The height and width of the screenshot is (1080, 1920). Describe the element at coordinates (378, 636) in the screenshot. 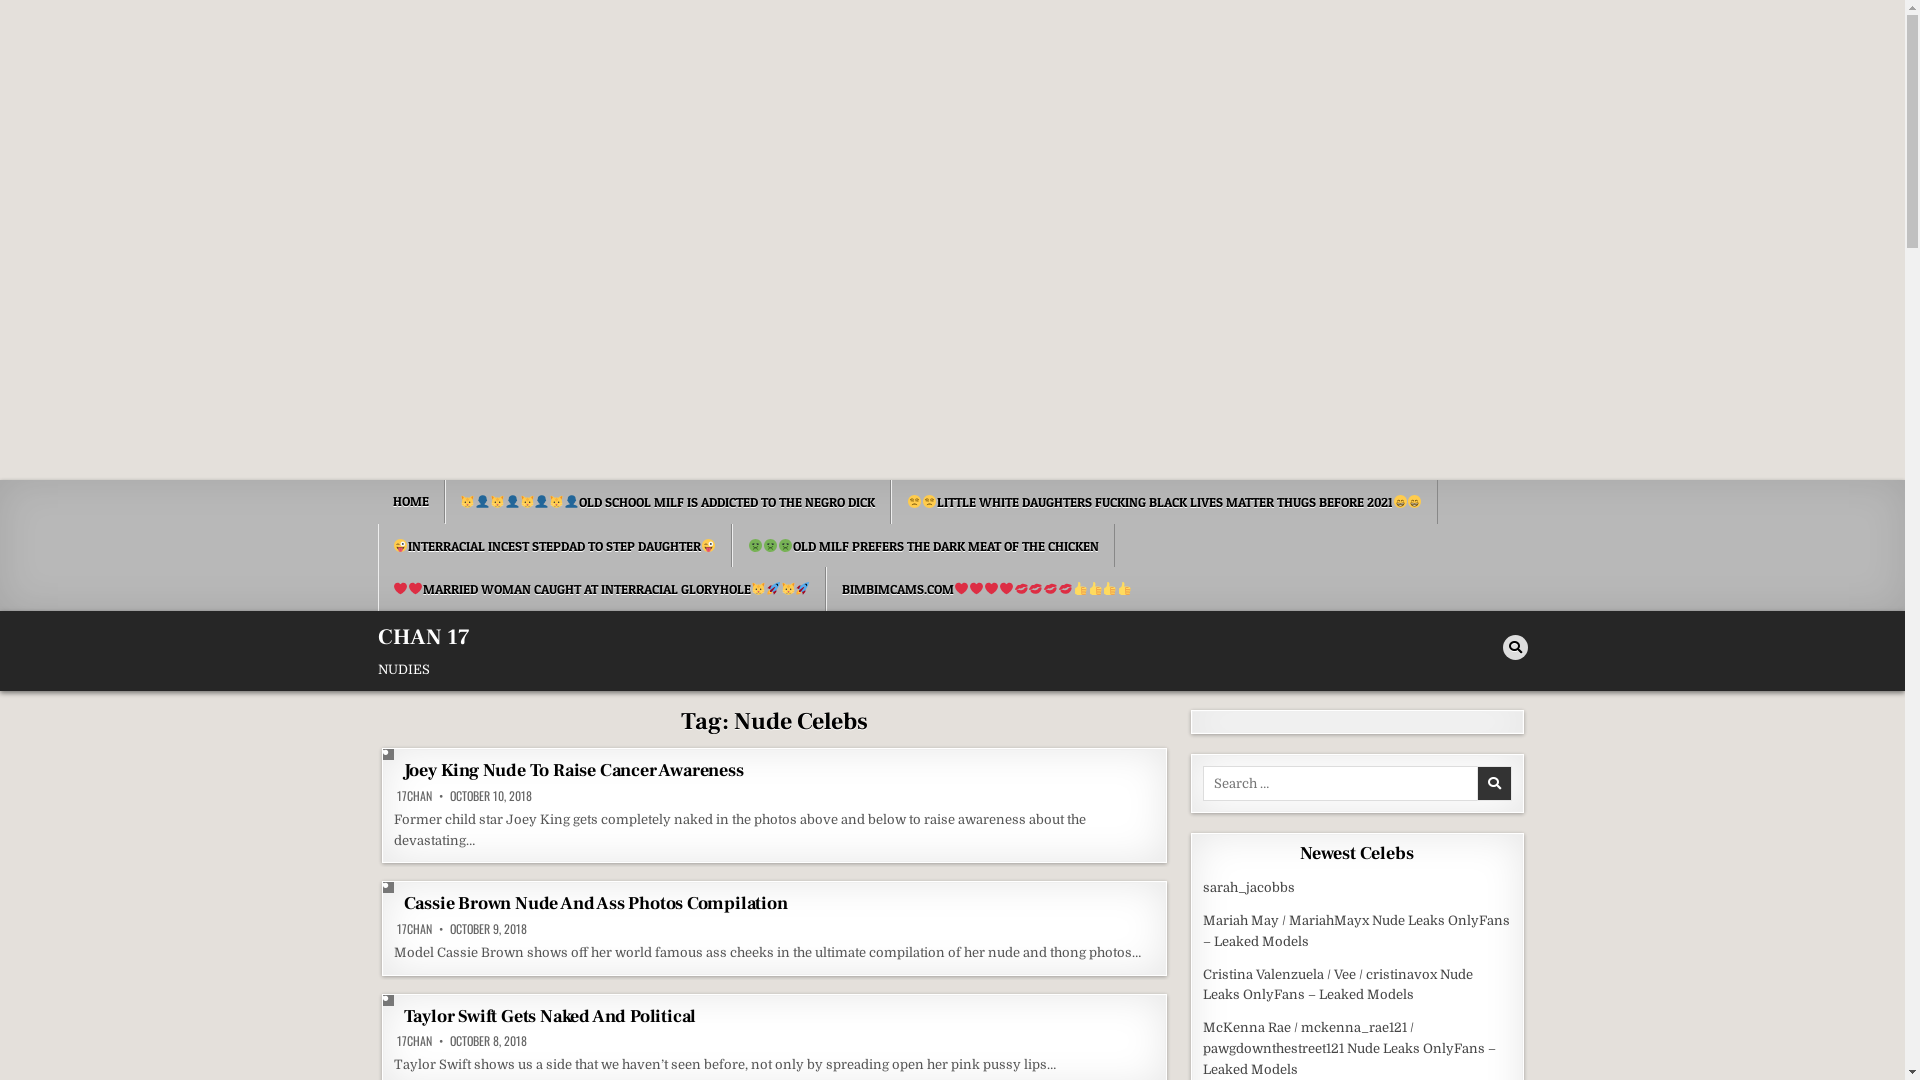

I see `'CHAN 17'` at that location.